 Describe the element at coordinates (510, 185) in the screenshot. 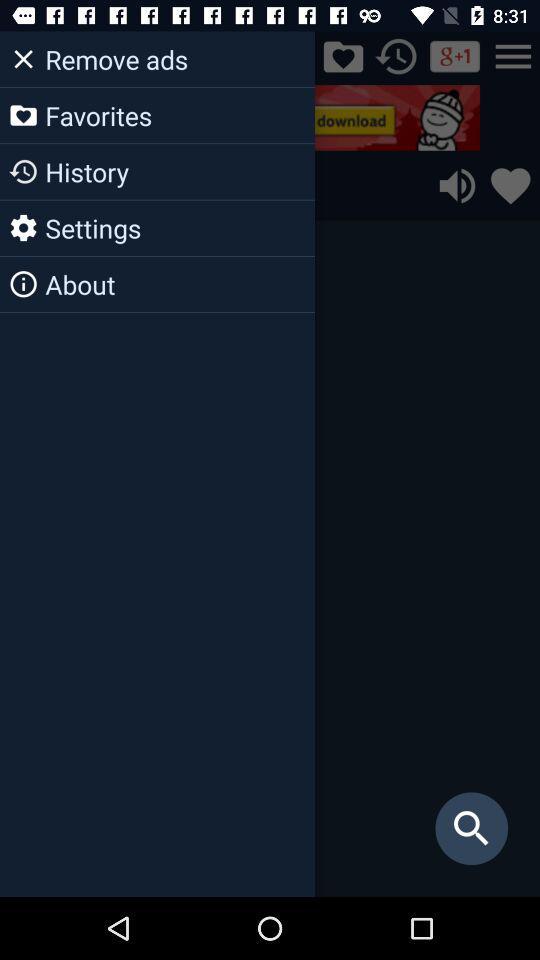

I see `the favorite icon` at that location.